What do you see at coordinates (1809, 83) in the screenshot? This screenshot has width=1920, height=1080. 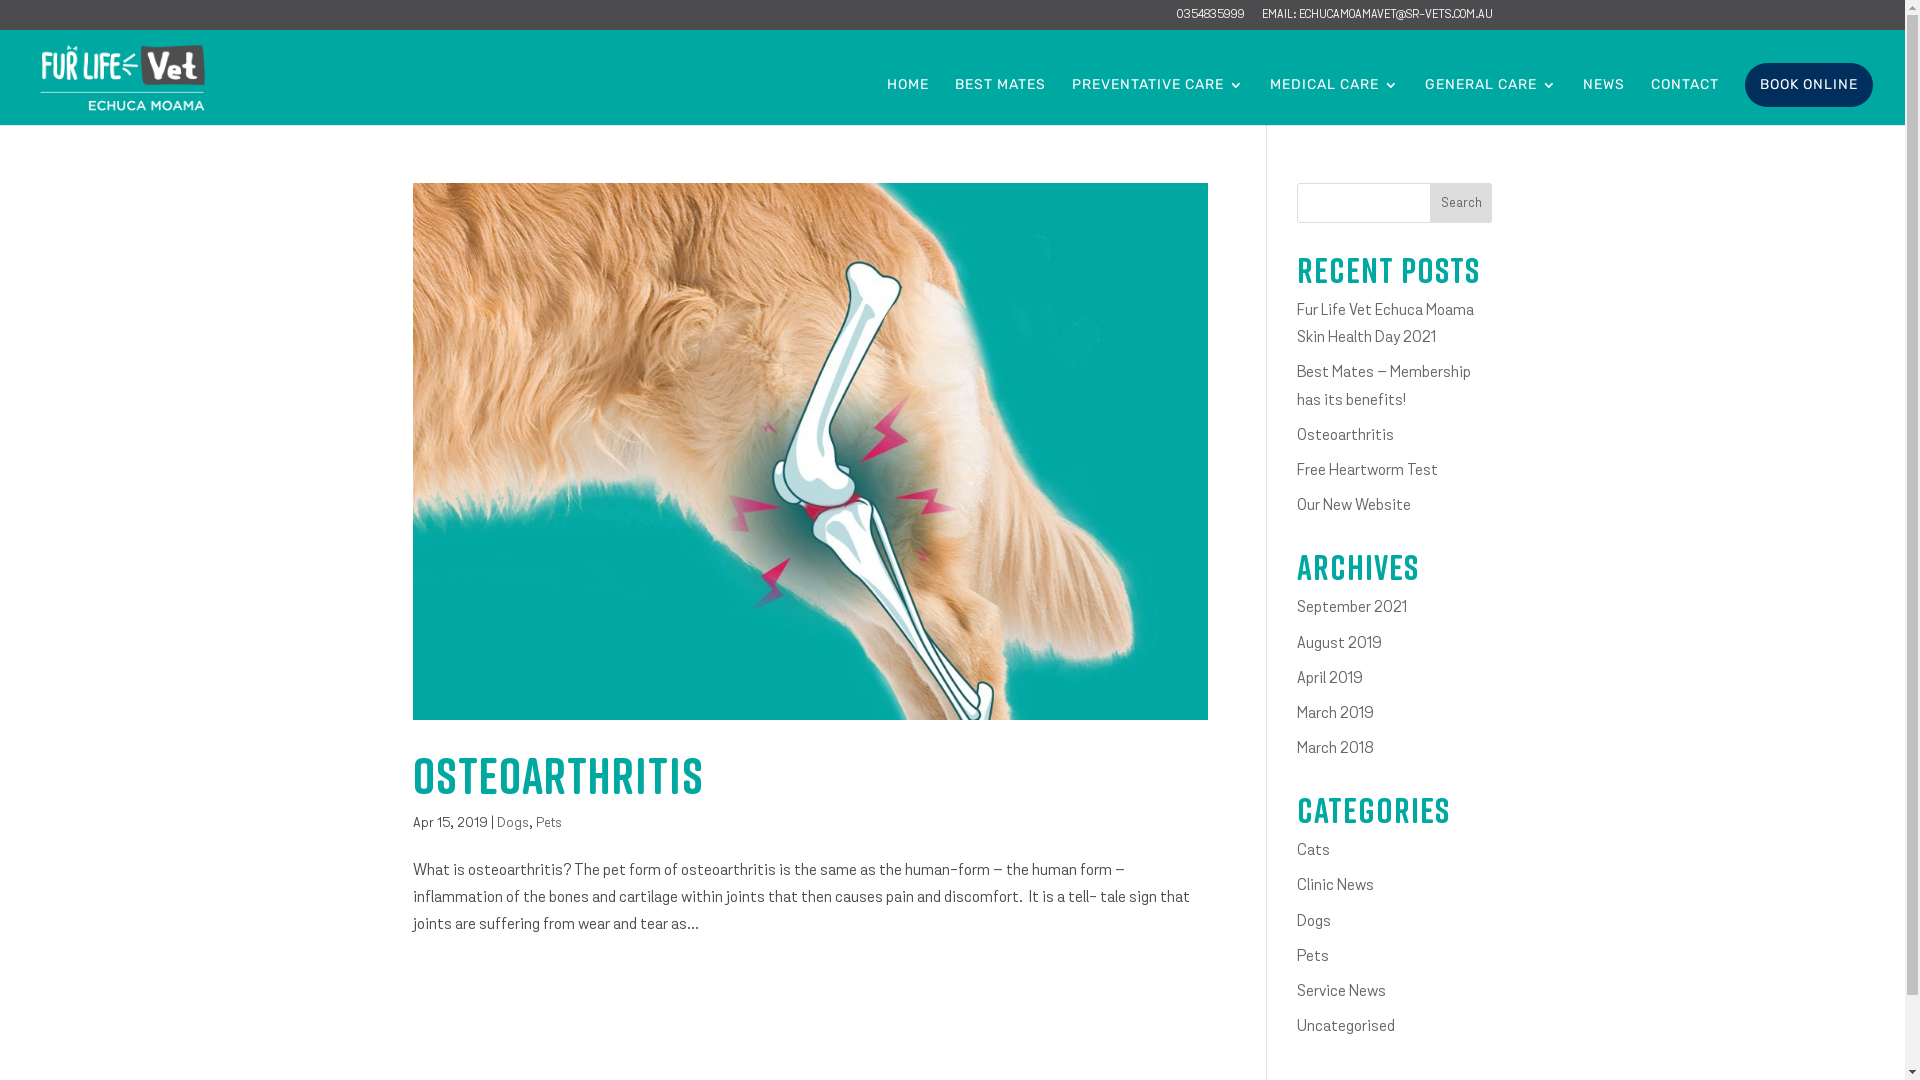 I see `'BOOK ONLINE'` at bounding box center [1809, 83].